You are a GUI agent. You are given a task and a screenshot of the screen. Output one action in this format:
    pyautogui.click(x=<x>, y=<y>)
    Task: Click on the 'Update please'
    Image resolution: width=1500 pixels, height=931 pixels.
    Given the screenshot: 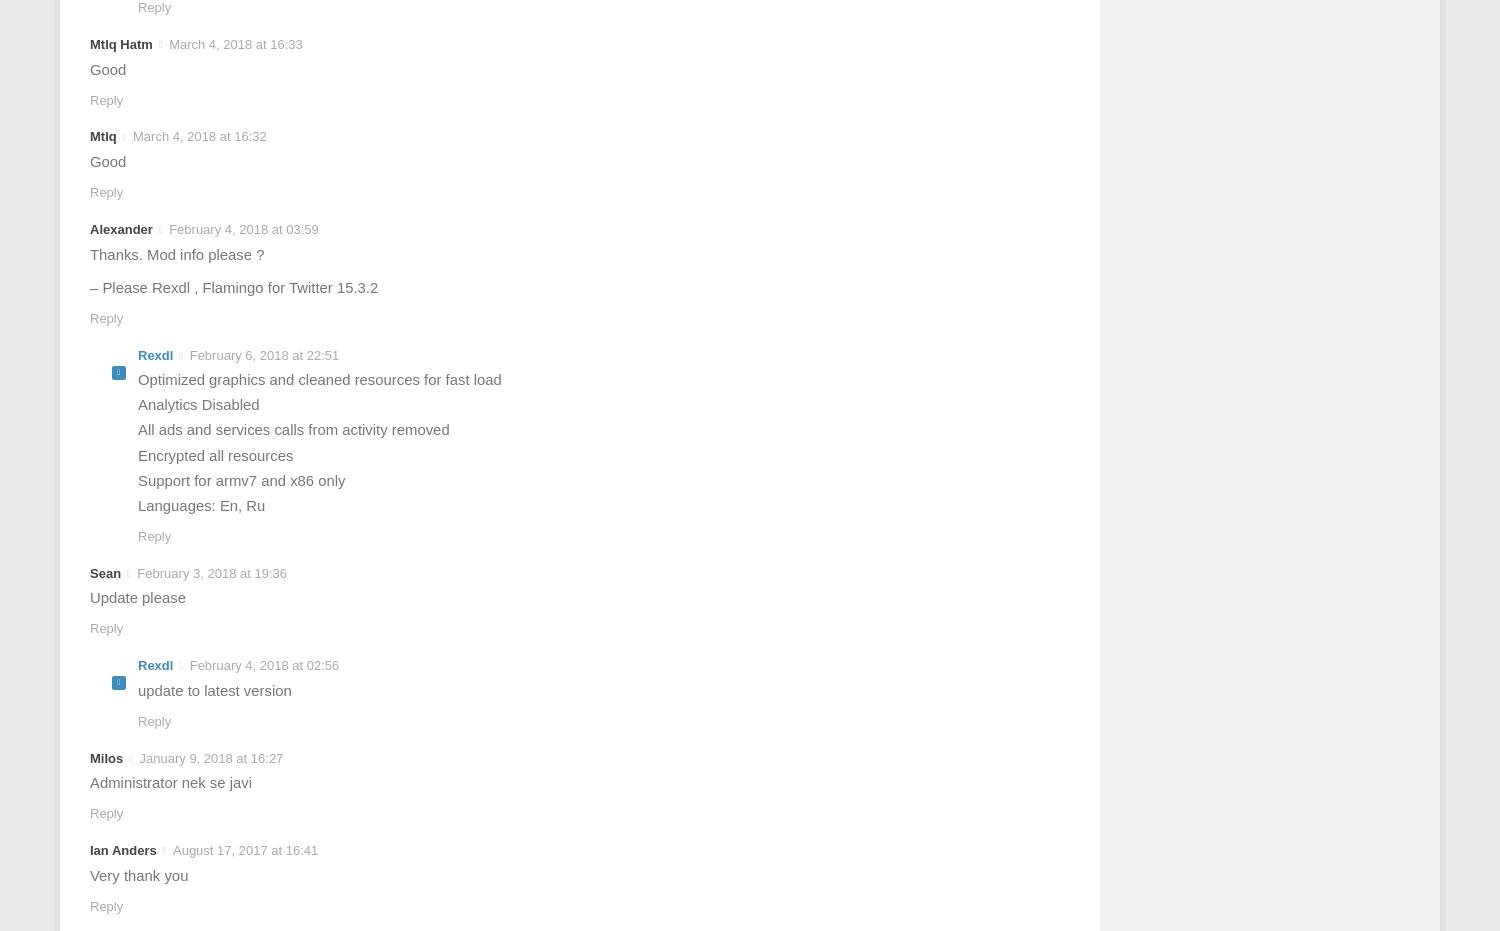 What is the action you would take?
    pyautogui.click(x=137, y=596)
    